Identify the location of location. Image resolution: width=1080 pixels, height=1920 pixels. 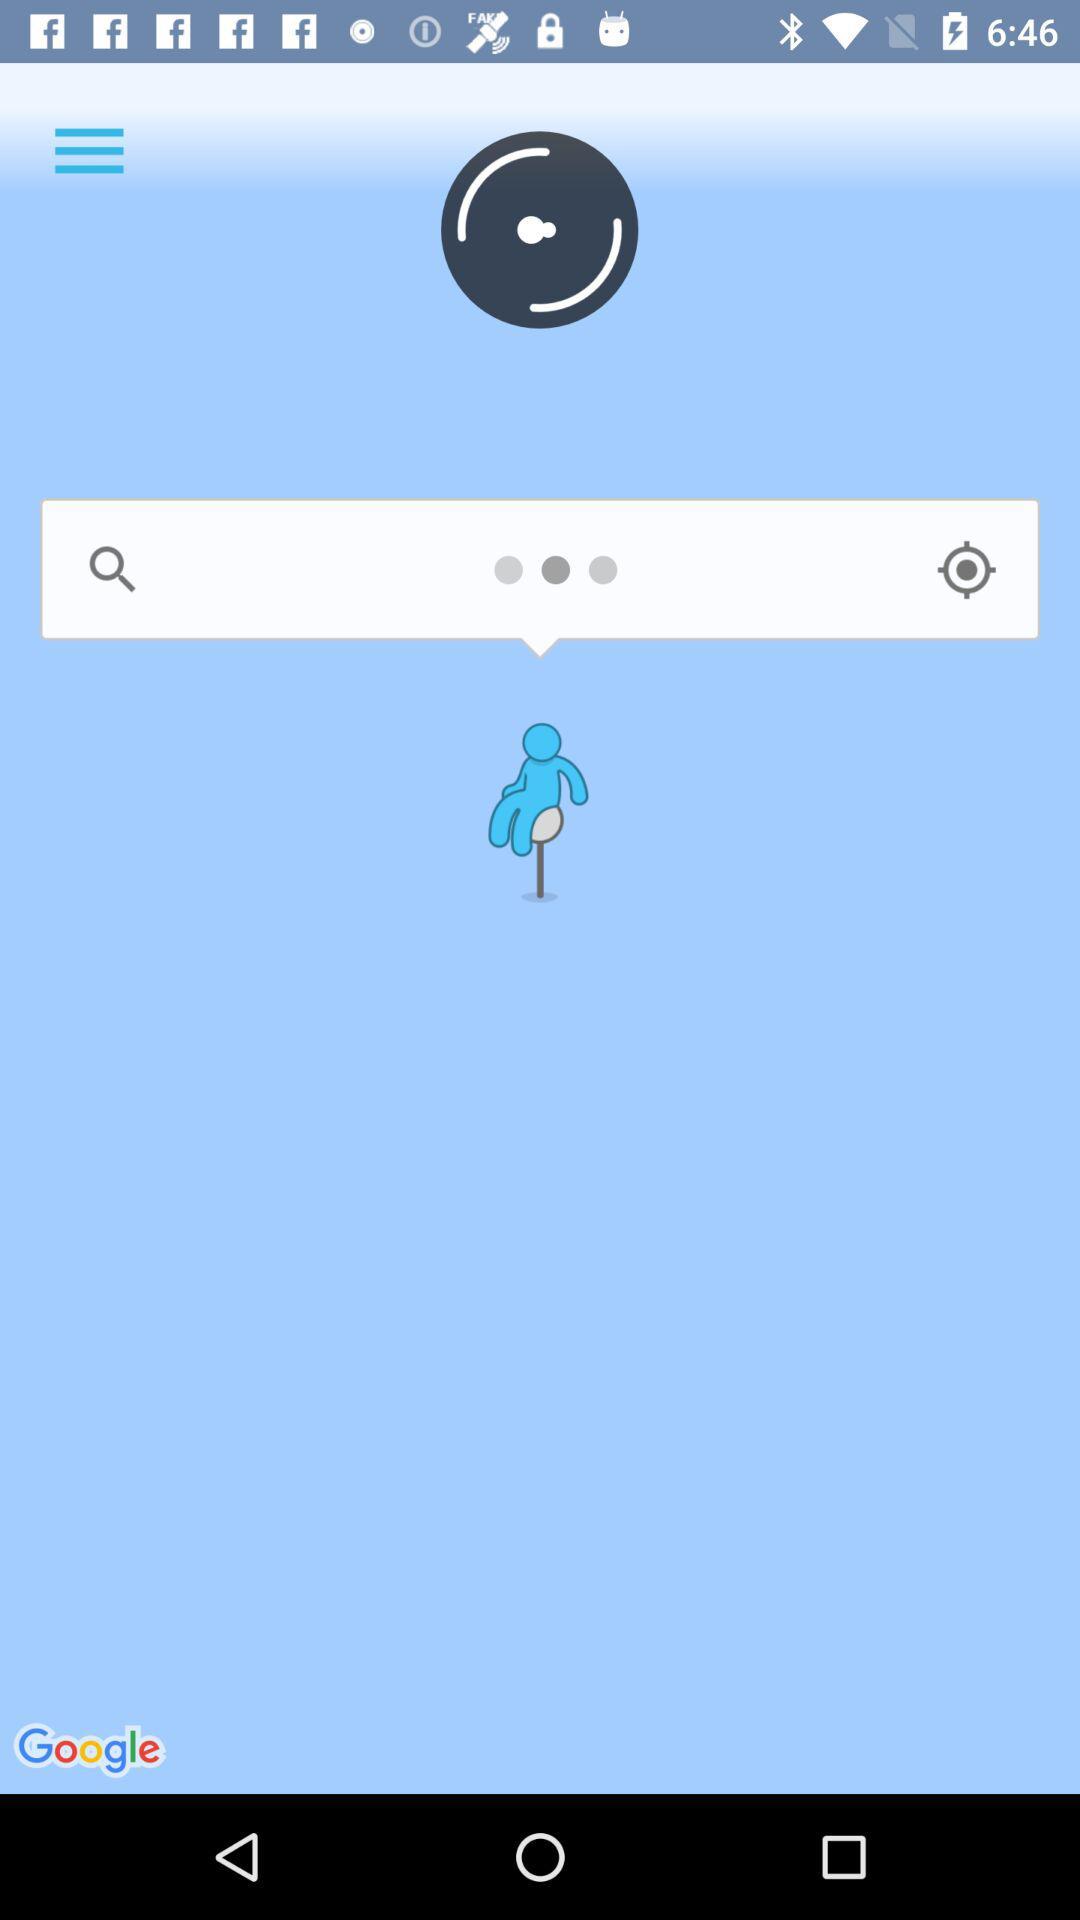
(965, 569).